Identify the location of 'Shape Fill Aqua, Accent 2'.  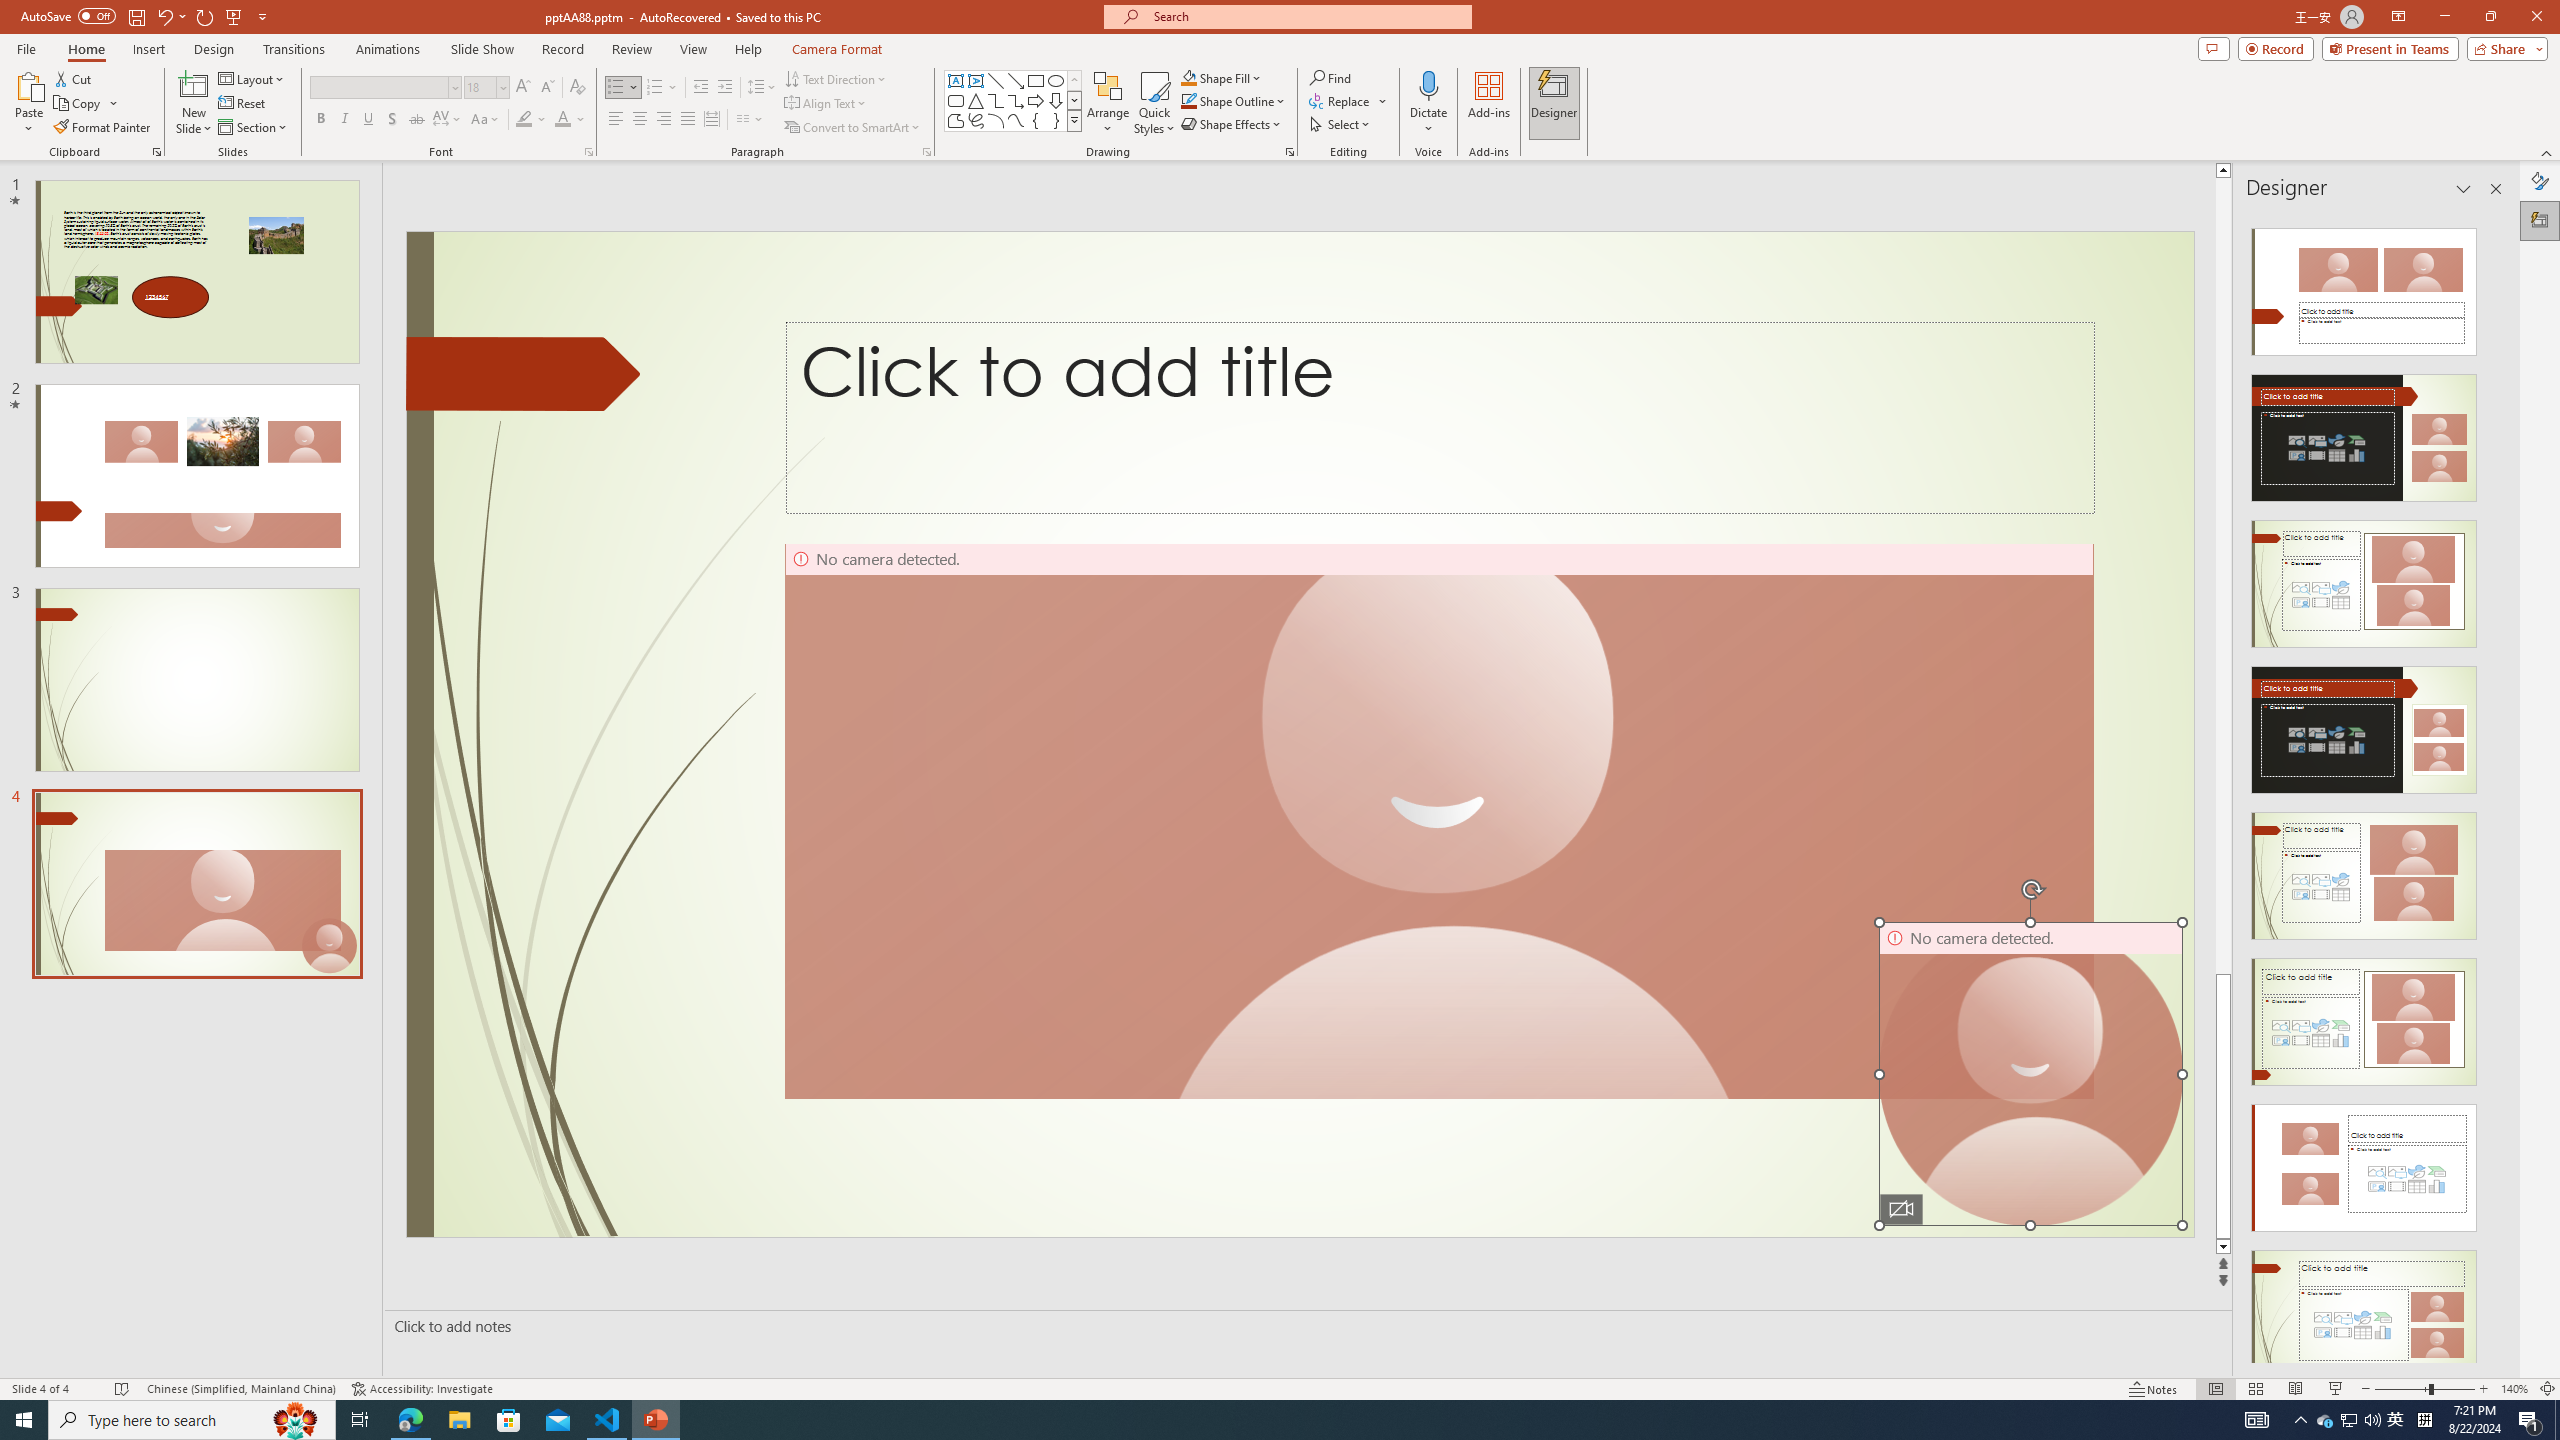
(1189, 77).